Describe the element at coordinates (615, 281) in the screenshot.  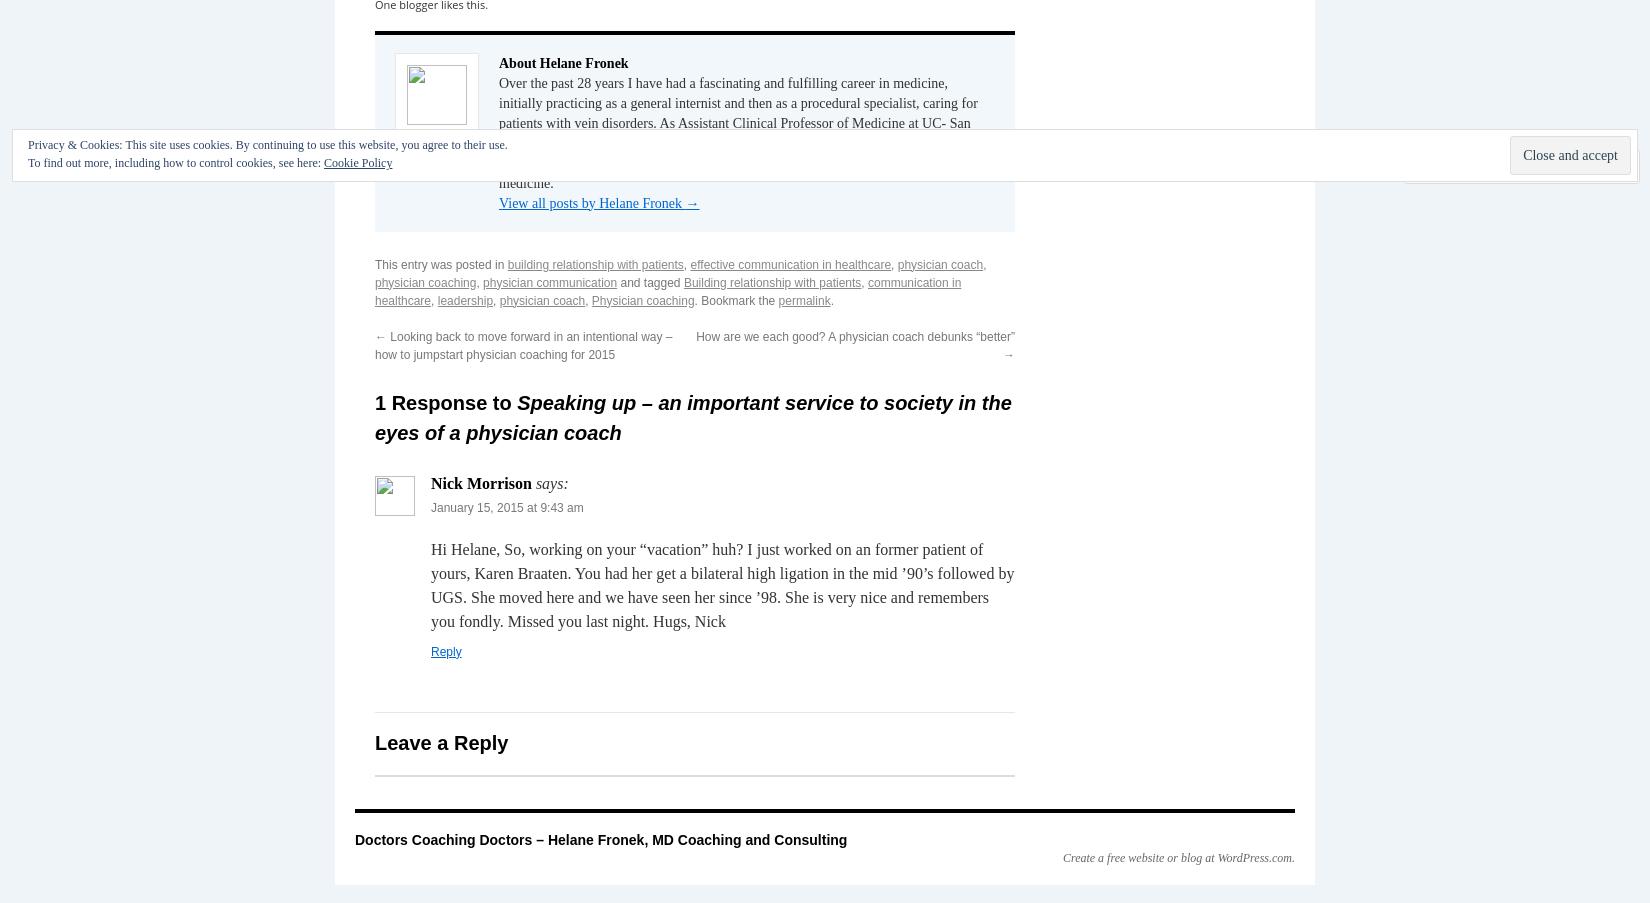
I see `'and tagged'` at that location.